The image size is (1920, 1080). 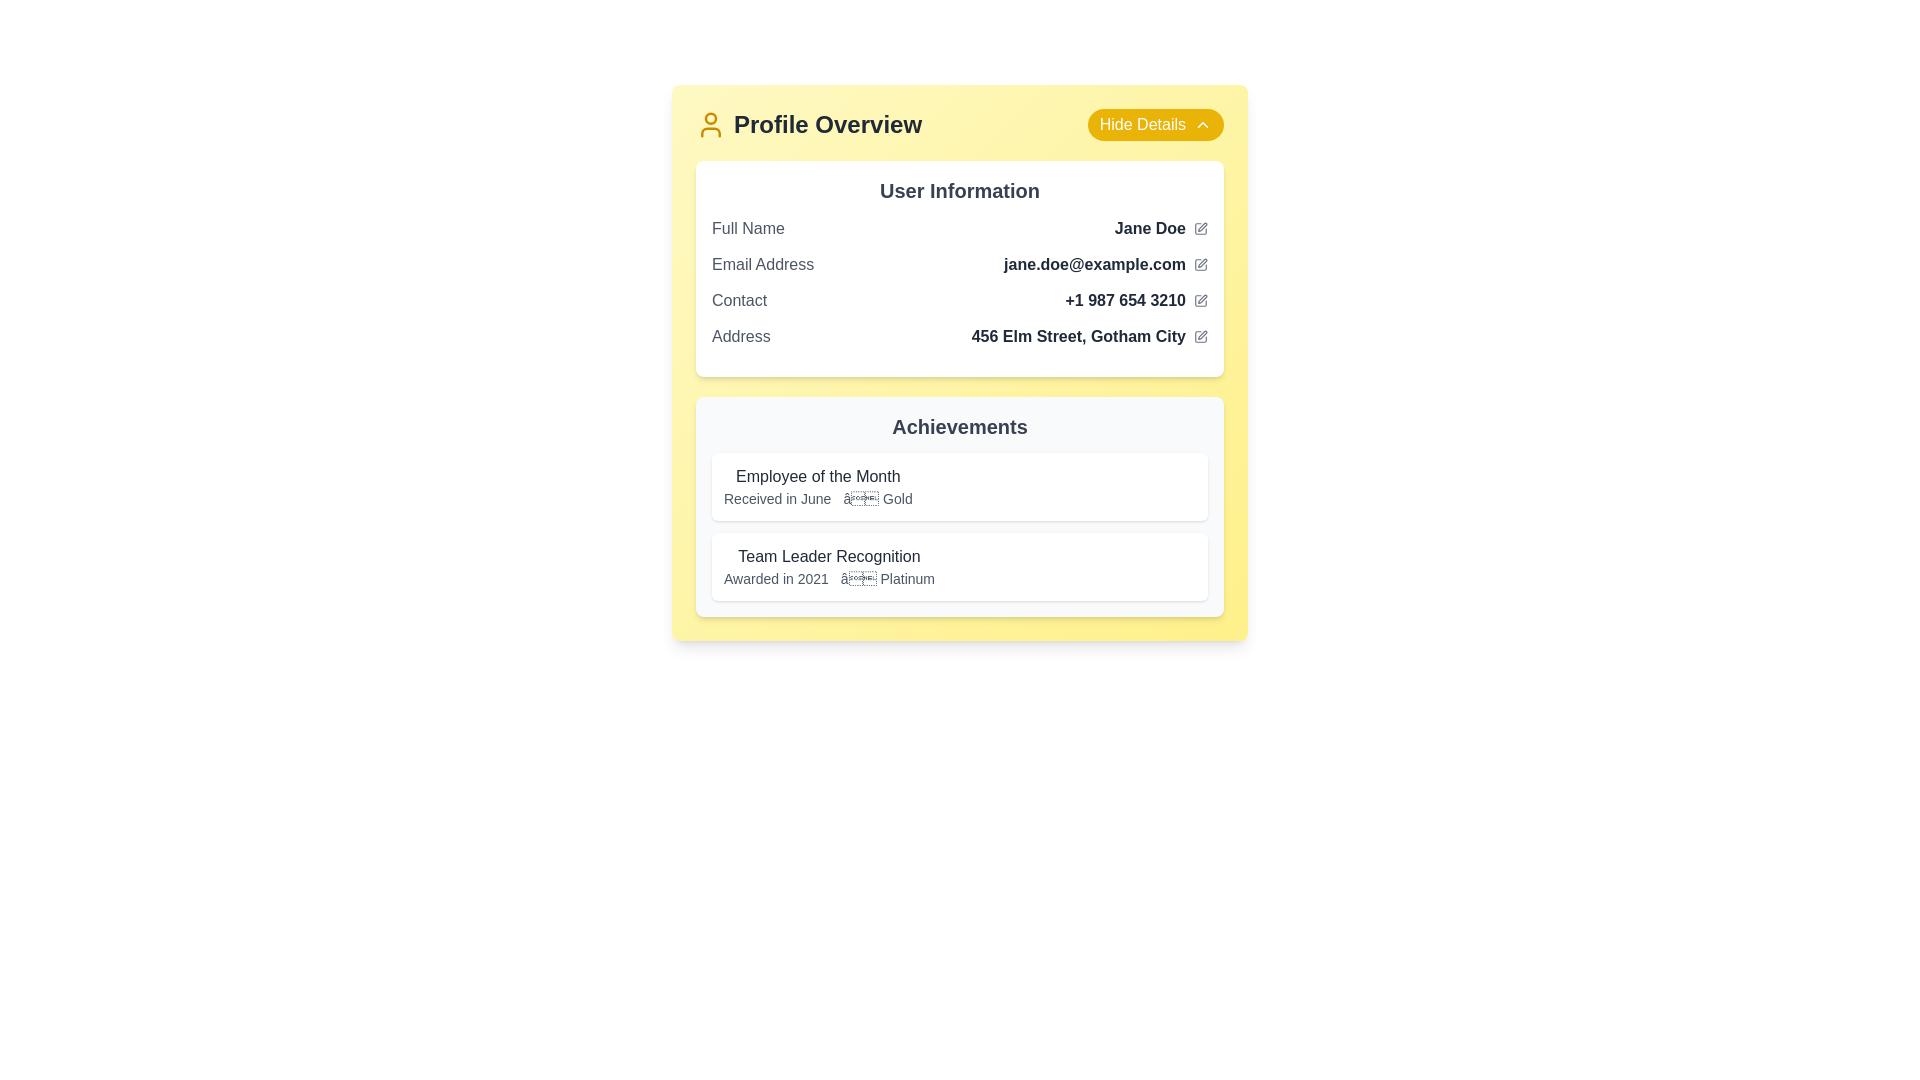 I want to click on the Text label indicating that the following information pertains to an address located in the 'User Information' section of the yellow card titled 'Profile Overview.', so click(x=740, y=335).